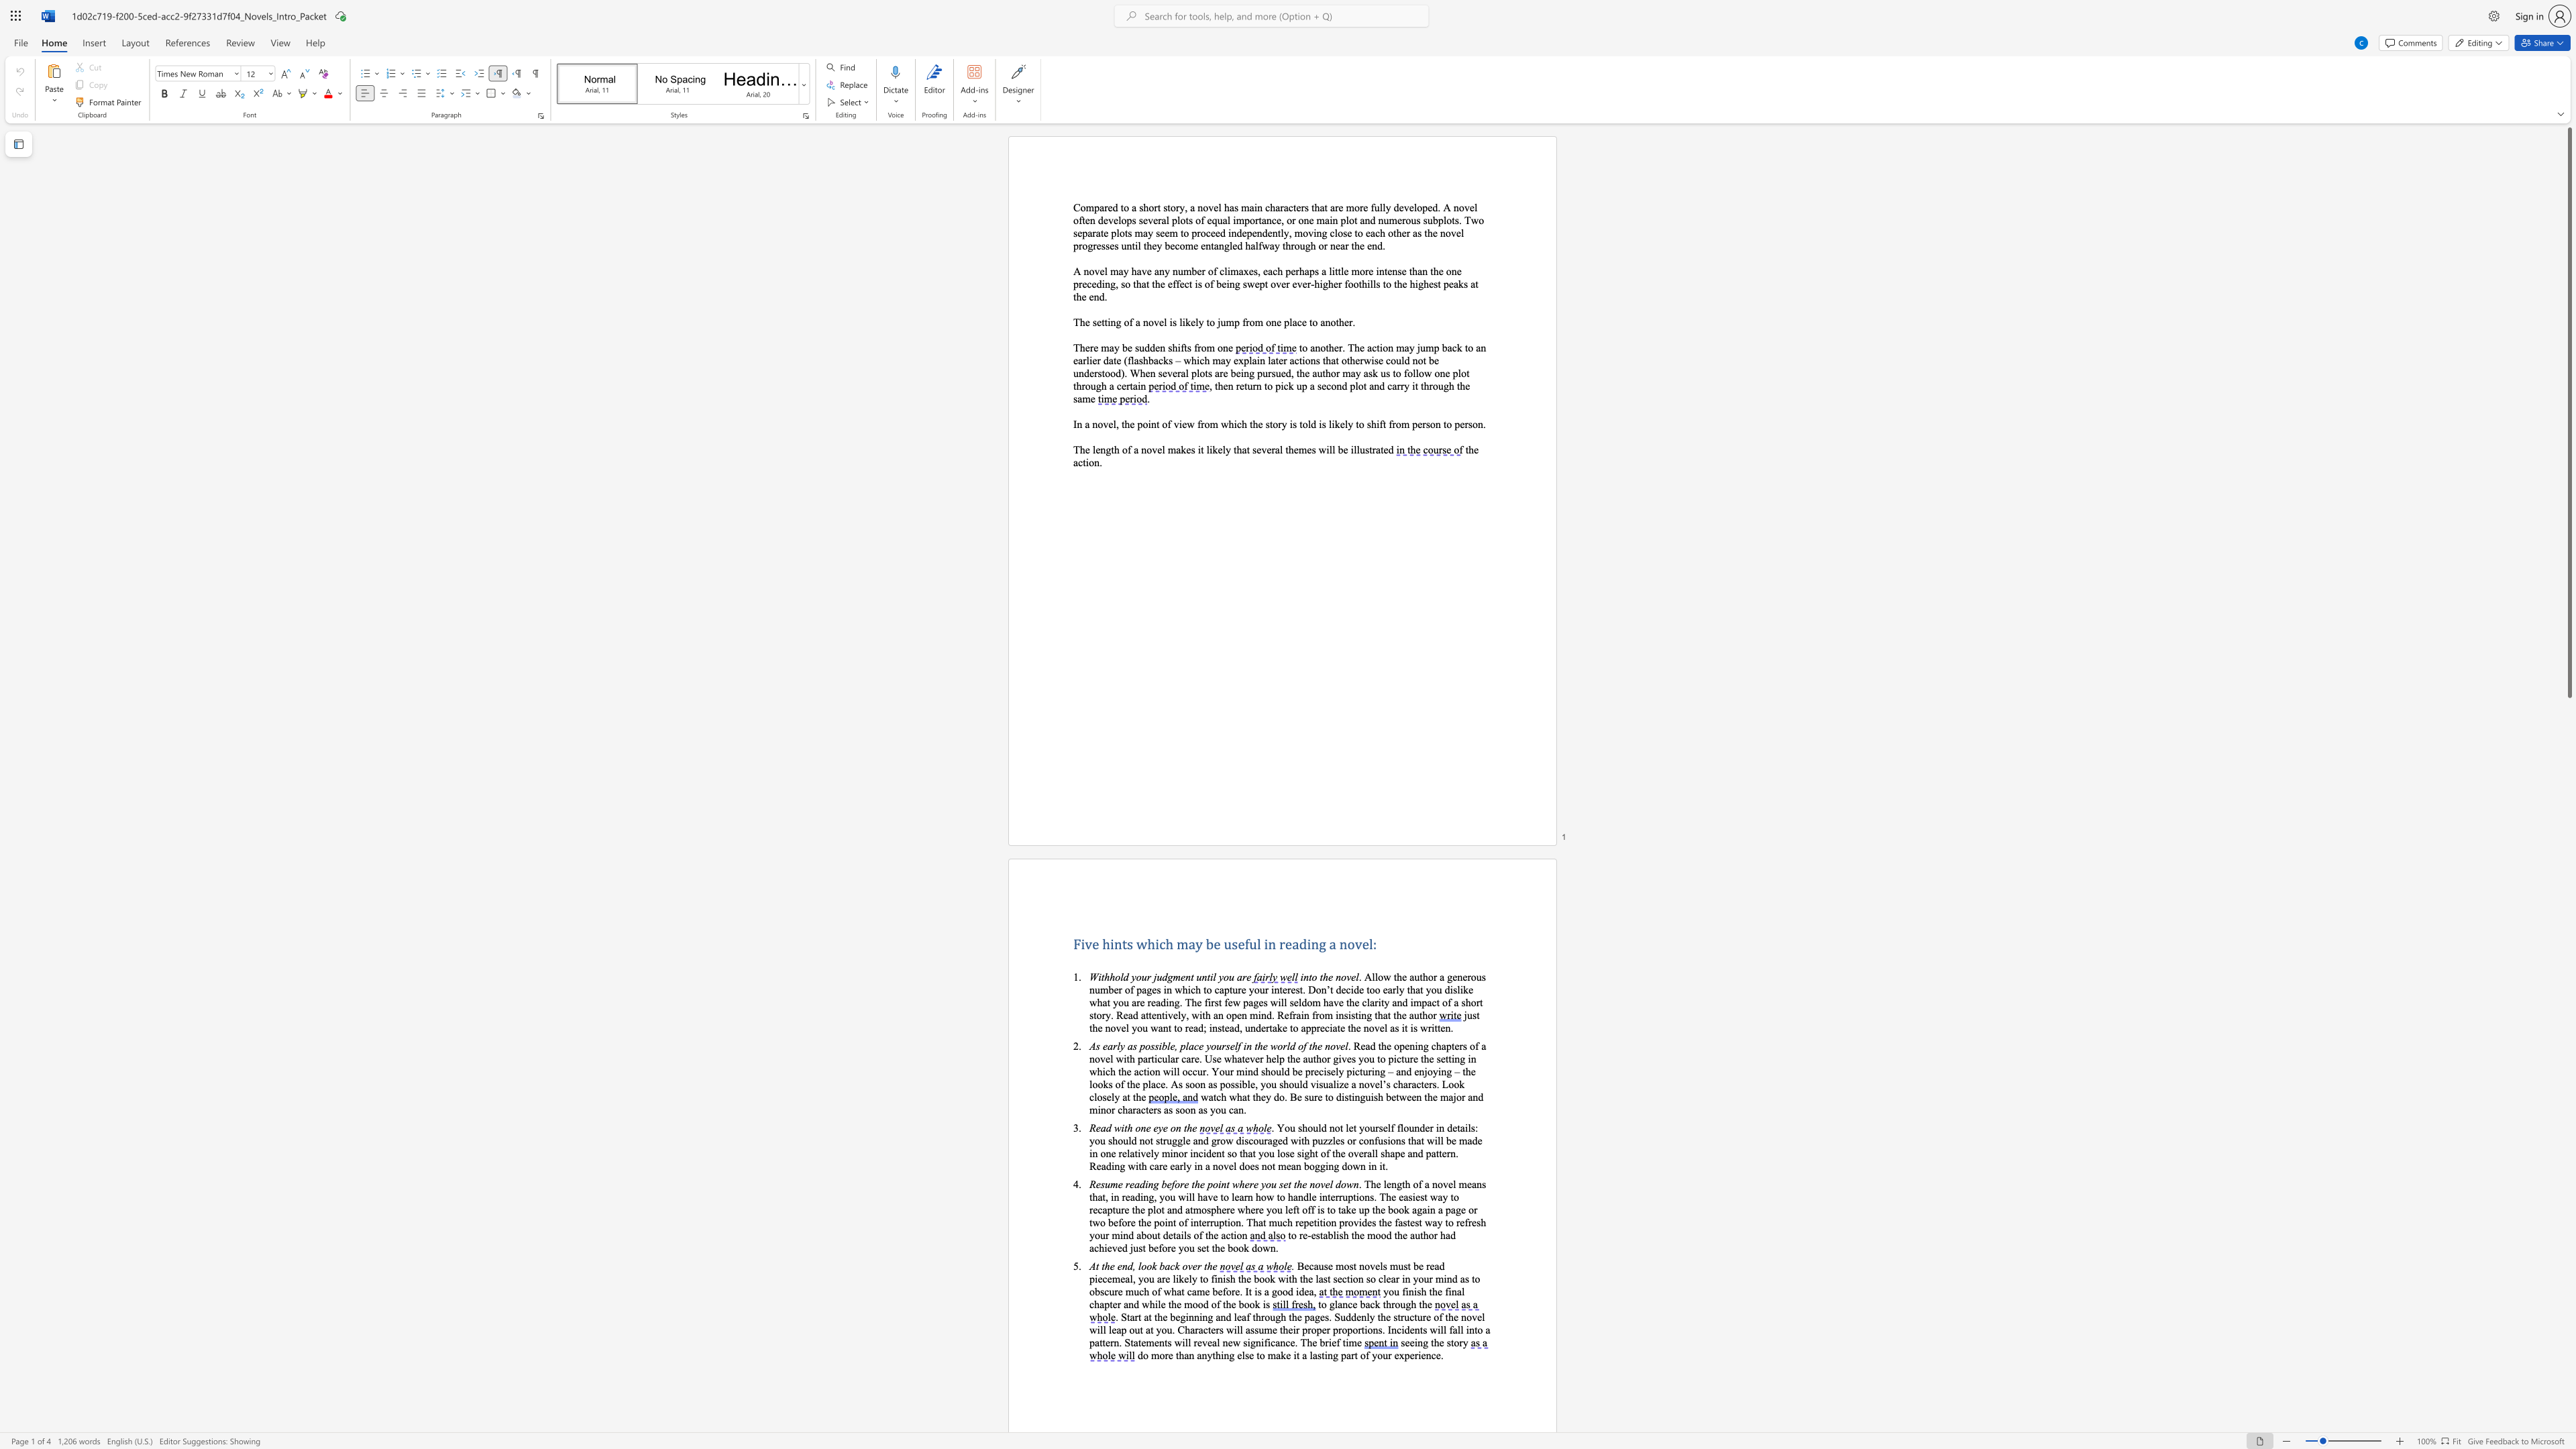 This screenshot has height=1449, width=2576. What do you see at coordinates (1293, 1355) in the screenshot?
I see `the subset text "it a l" within the text "do more than anything else to make it a lasting part of your experience."` at bounding box center [1293, 1355].